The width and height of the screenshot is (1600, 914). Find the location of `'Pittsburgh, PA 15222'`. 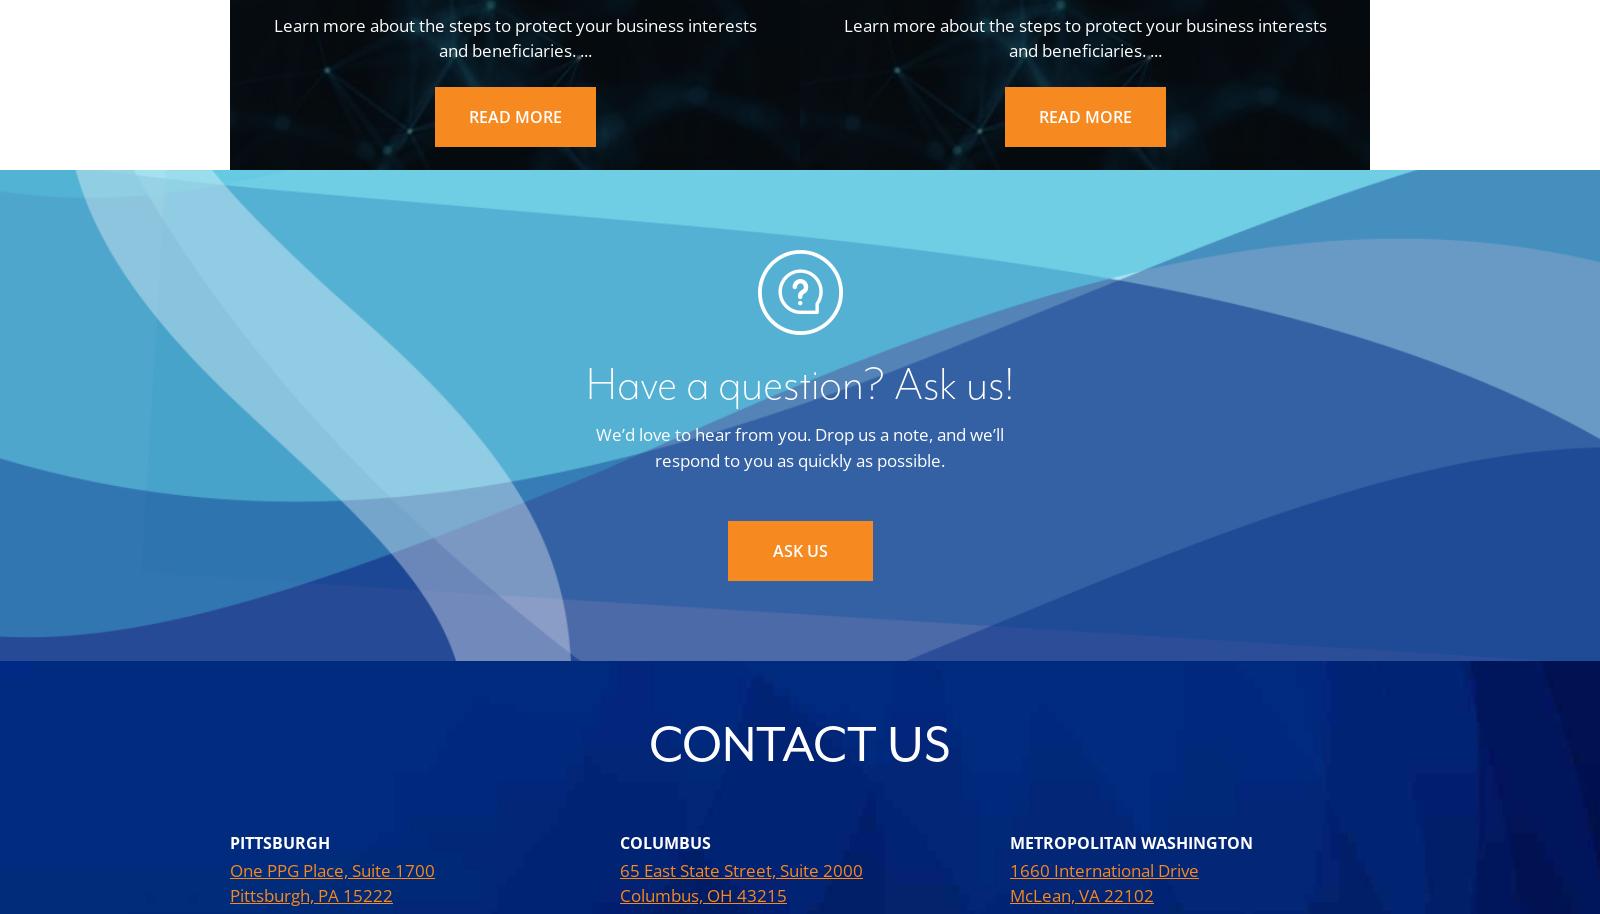

'Pittsburgh, PA 15222' is located at coordinates (229, 894).